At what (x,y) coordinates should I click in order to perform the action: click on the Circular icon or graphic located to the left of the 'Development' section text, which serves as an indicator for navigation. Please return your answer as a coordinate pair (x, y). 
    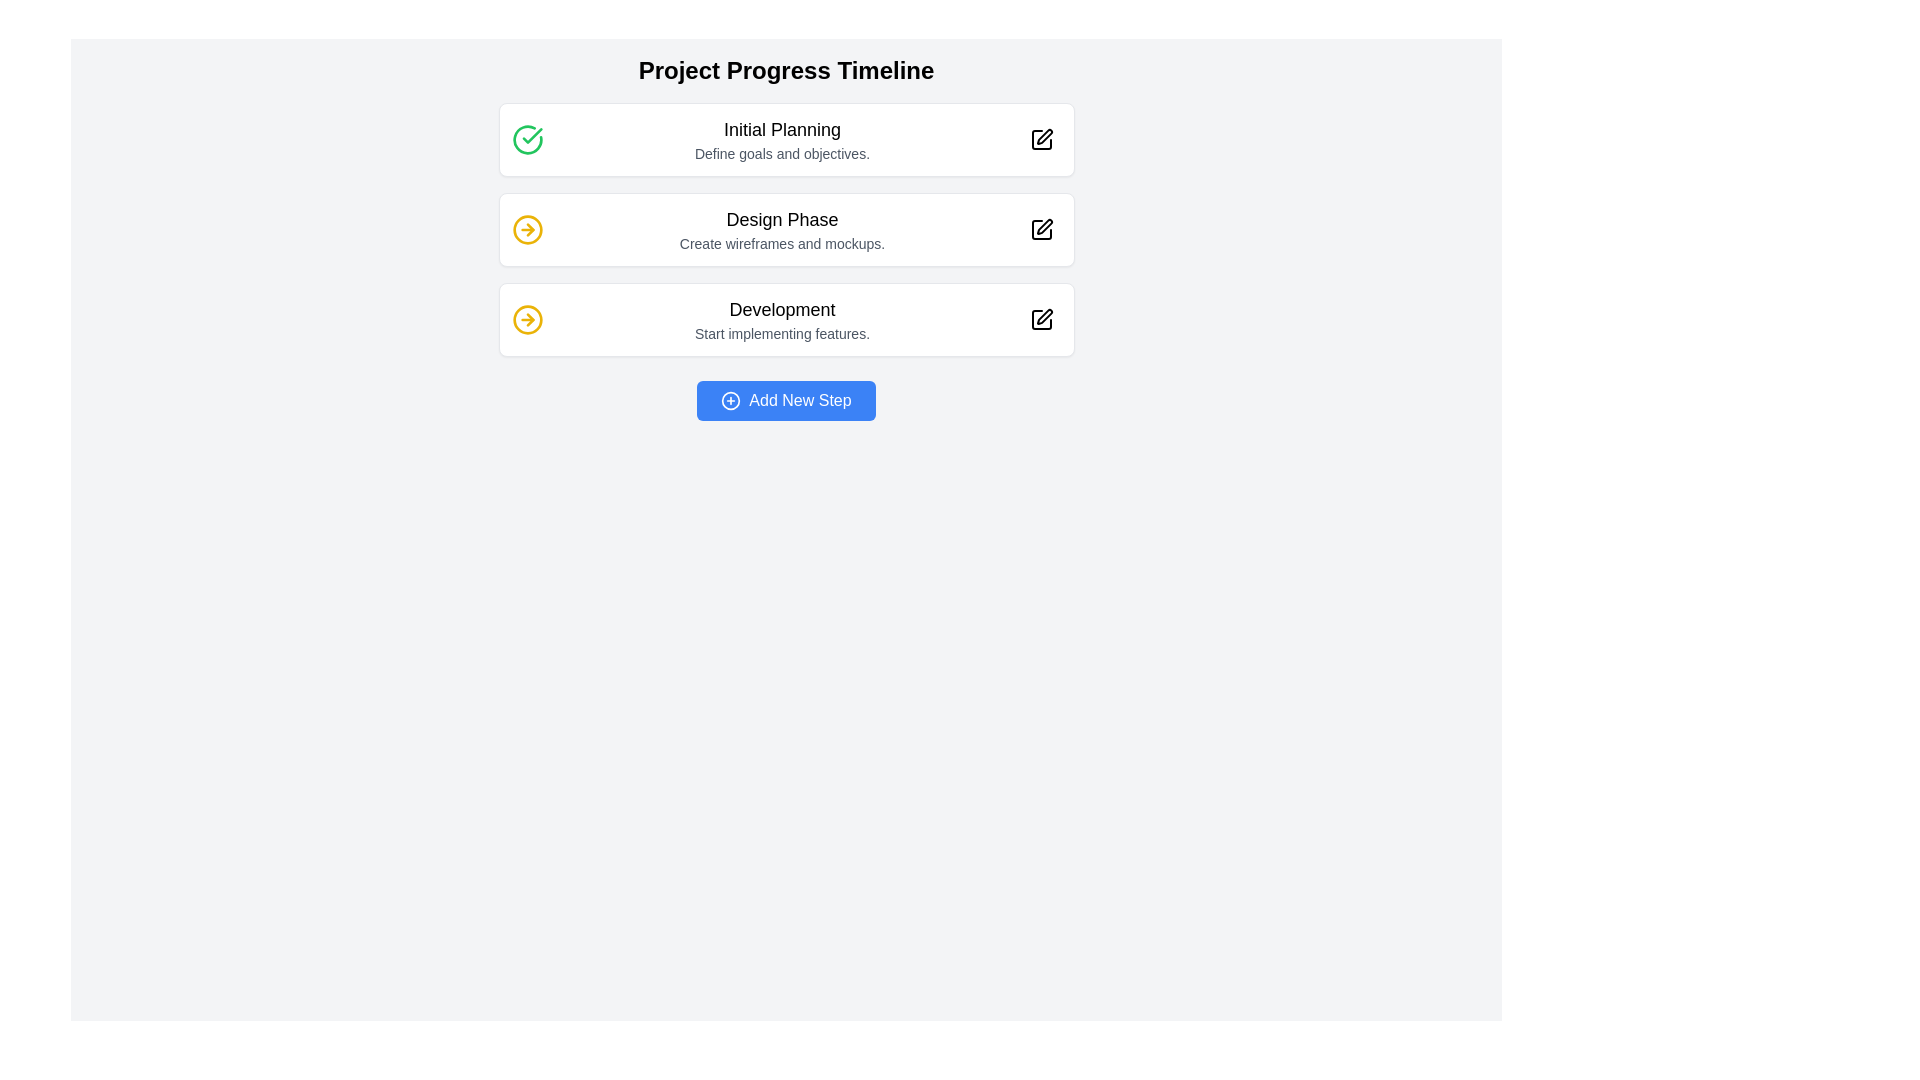
    Looking at the image, I should click on (527, 319).